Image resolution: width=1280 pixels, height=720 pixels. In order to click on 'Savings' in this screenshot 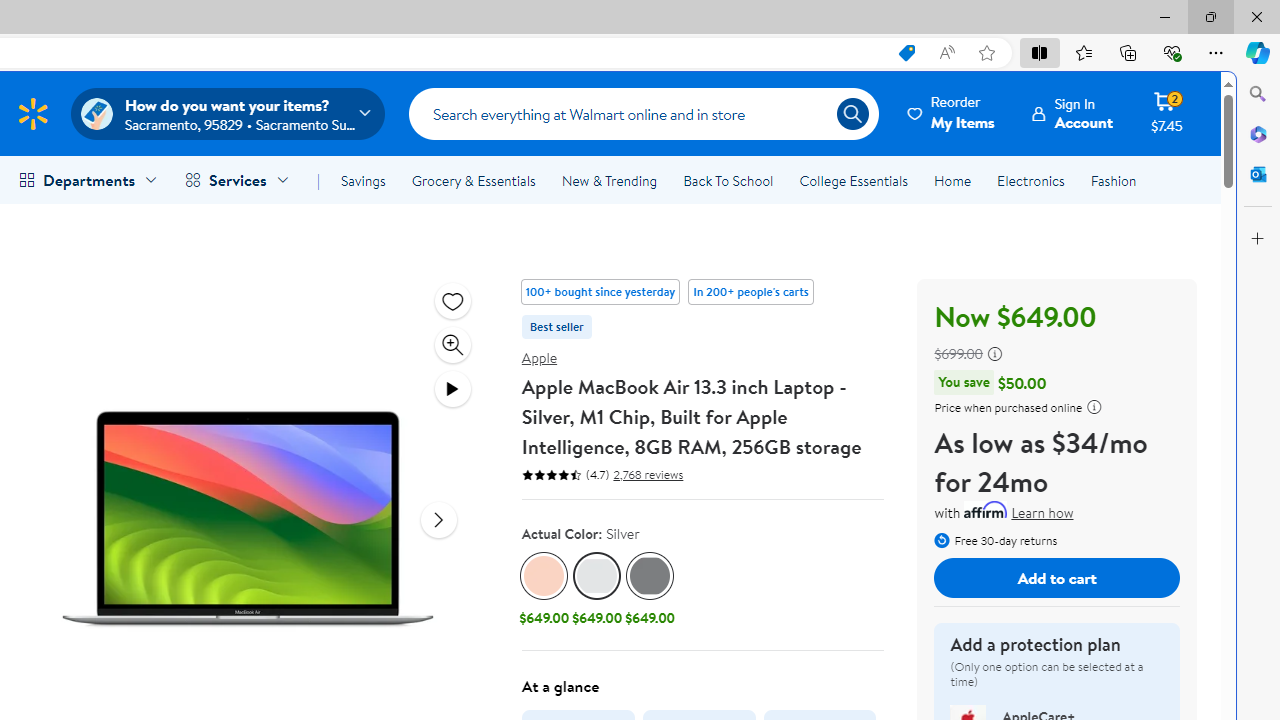, I will do `click(363, 181)`.